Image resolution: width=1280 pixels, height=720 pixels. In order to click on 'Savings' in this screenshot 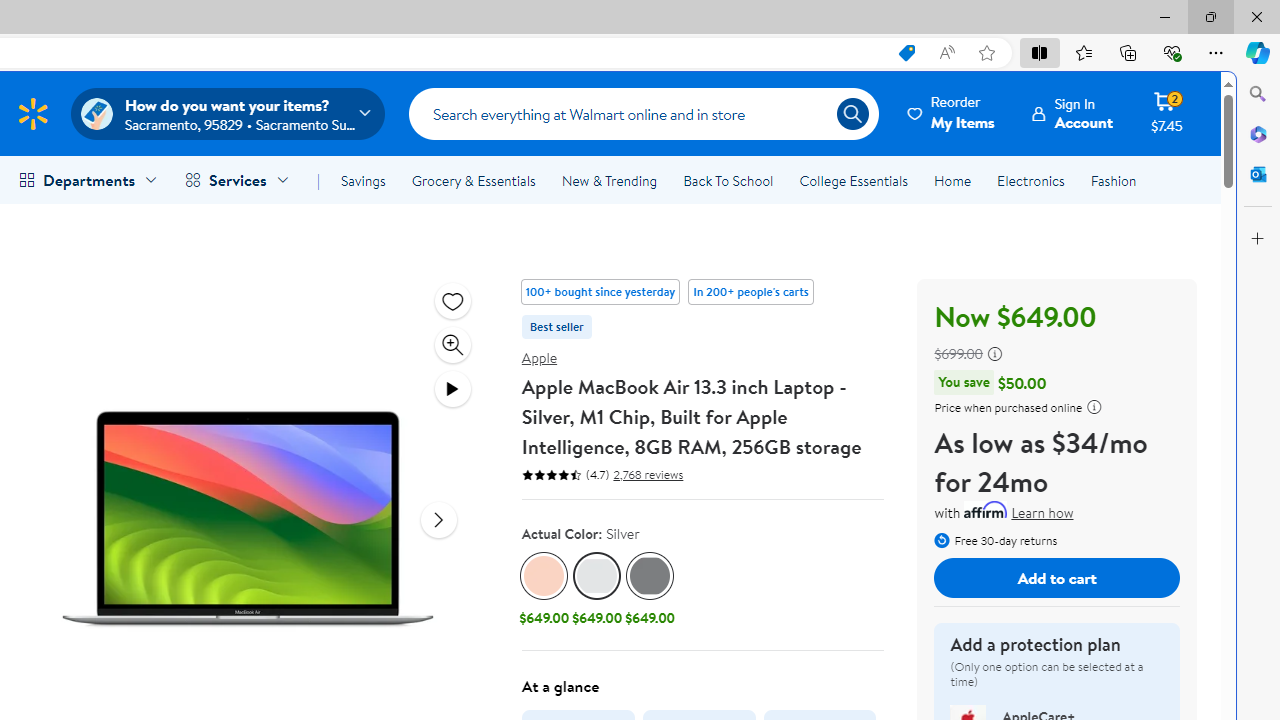, I will do `click(363, 181)`.